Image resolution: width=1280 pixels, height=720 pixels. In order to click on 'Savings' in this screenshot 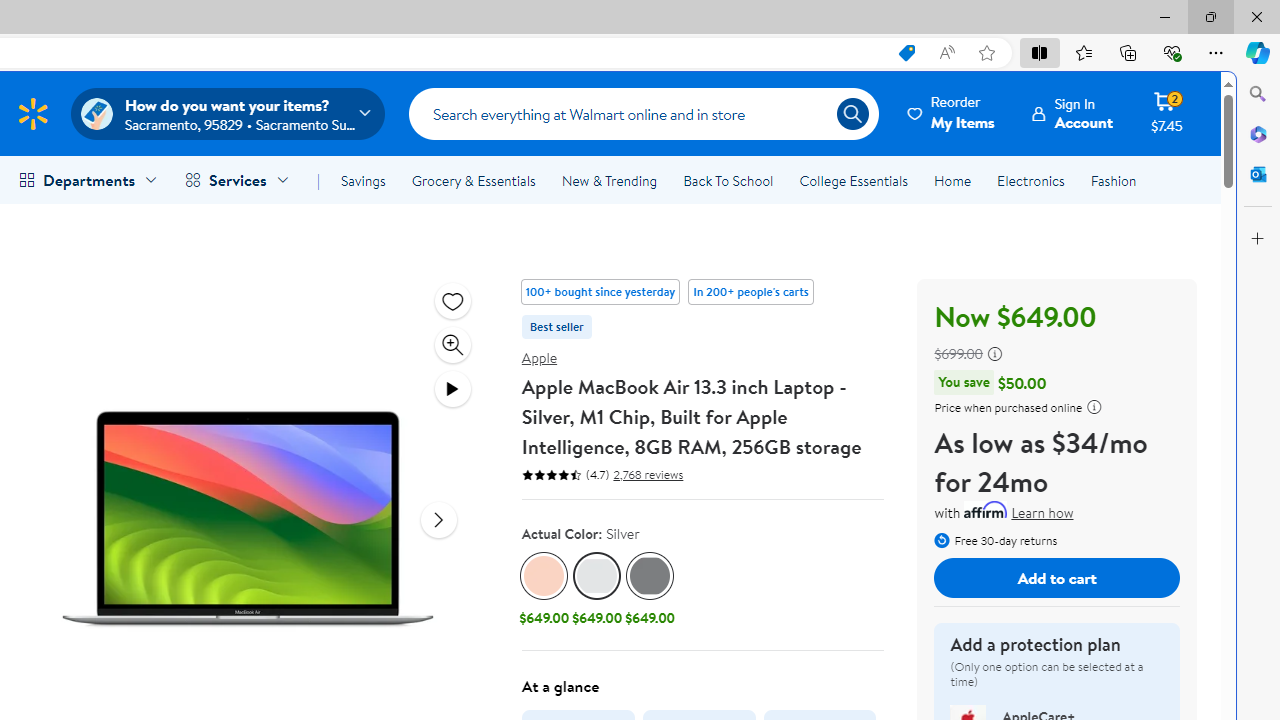, I will do `click(363, 181)`.